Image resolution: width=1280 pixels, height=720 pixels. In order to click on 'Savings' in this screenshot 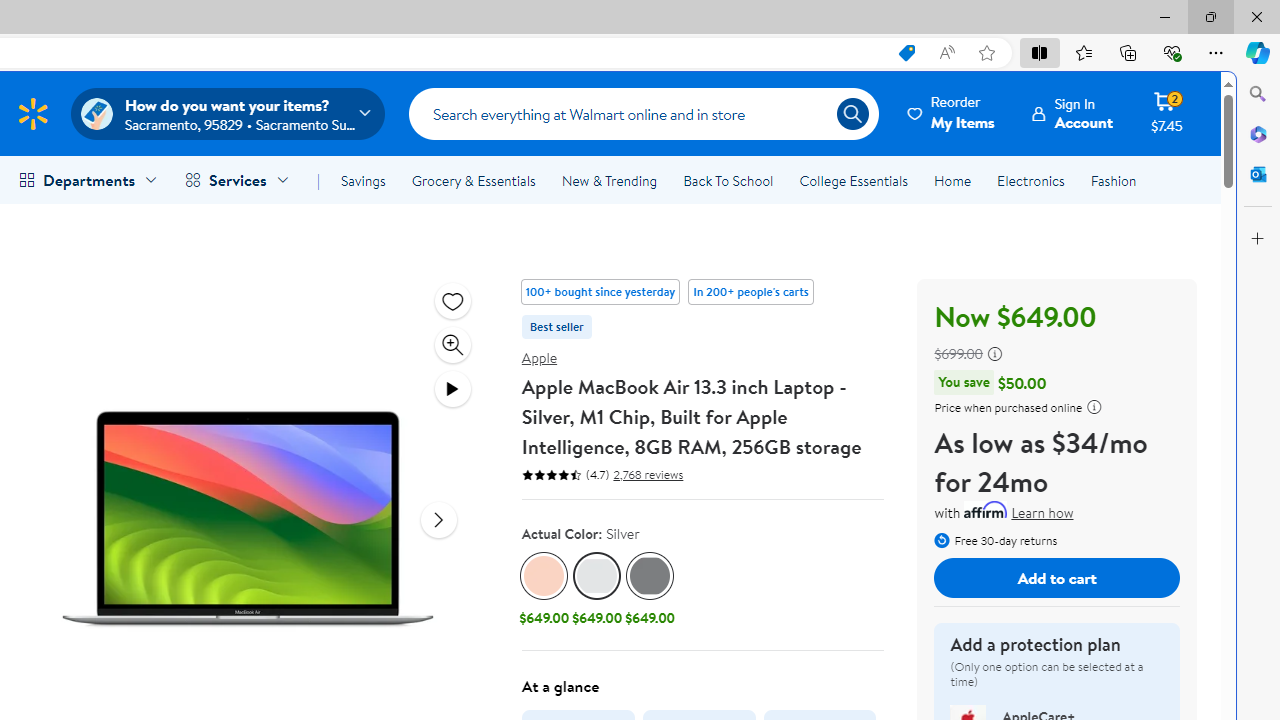, I will do `click(363, 181)`.